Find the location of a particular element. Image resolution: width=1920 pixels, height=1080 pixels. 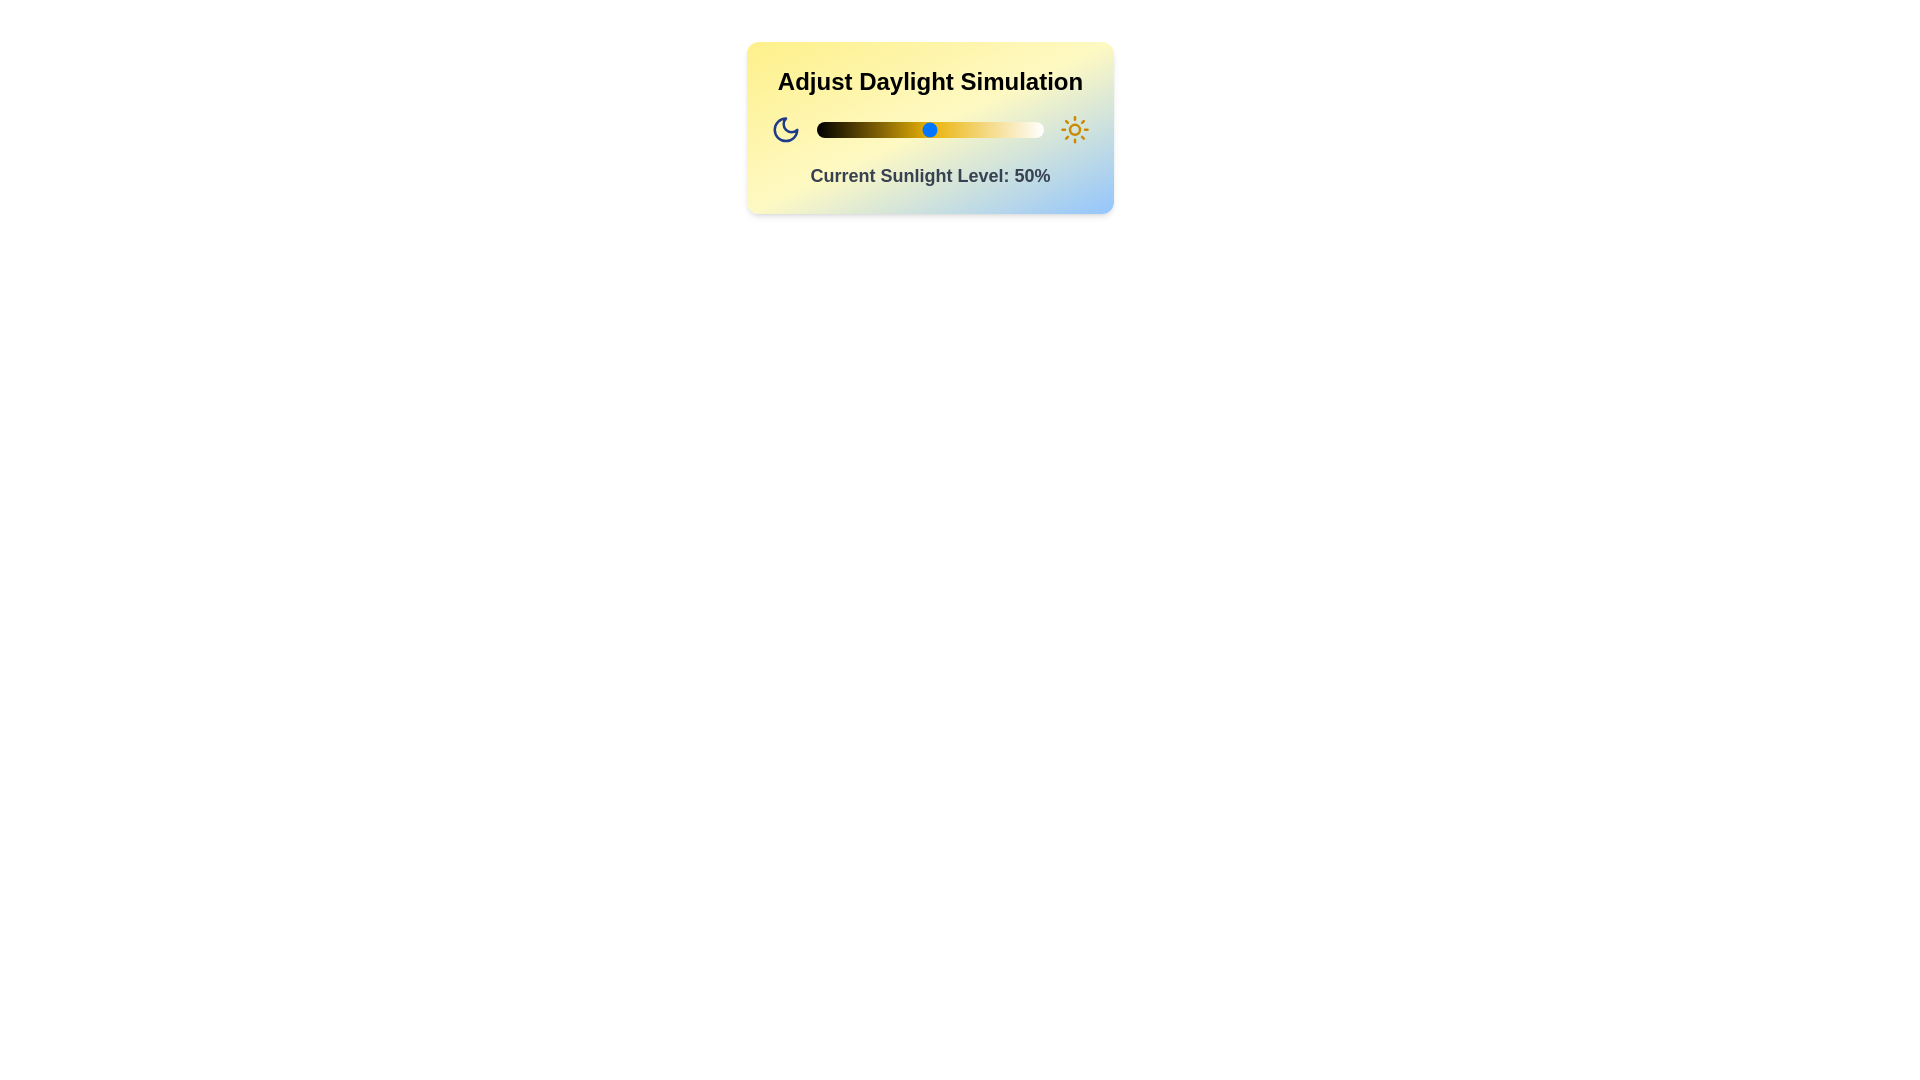

the sunlight level to 75% by interacting with the slider is located at coordinates (987, 130).